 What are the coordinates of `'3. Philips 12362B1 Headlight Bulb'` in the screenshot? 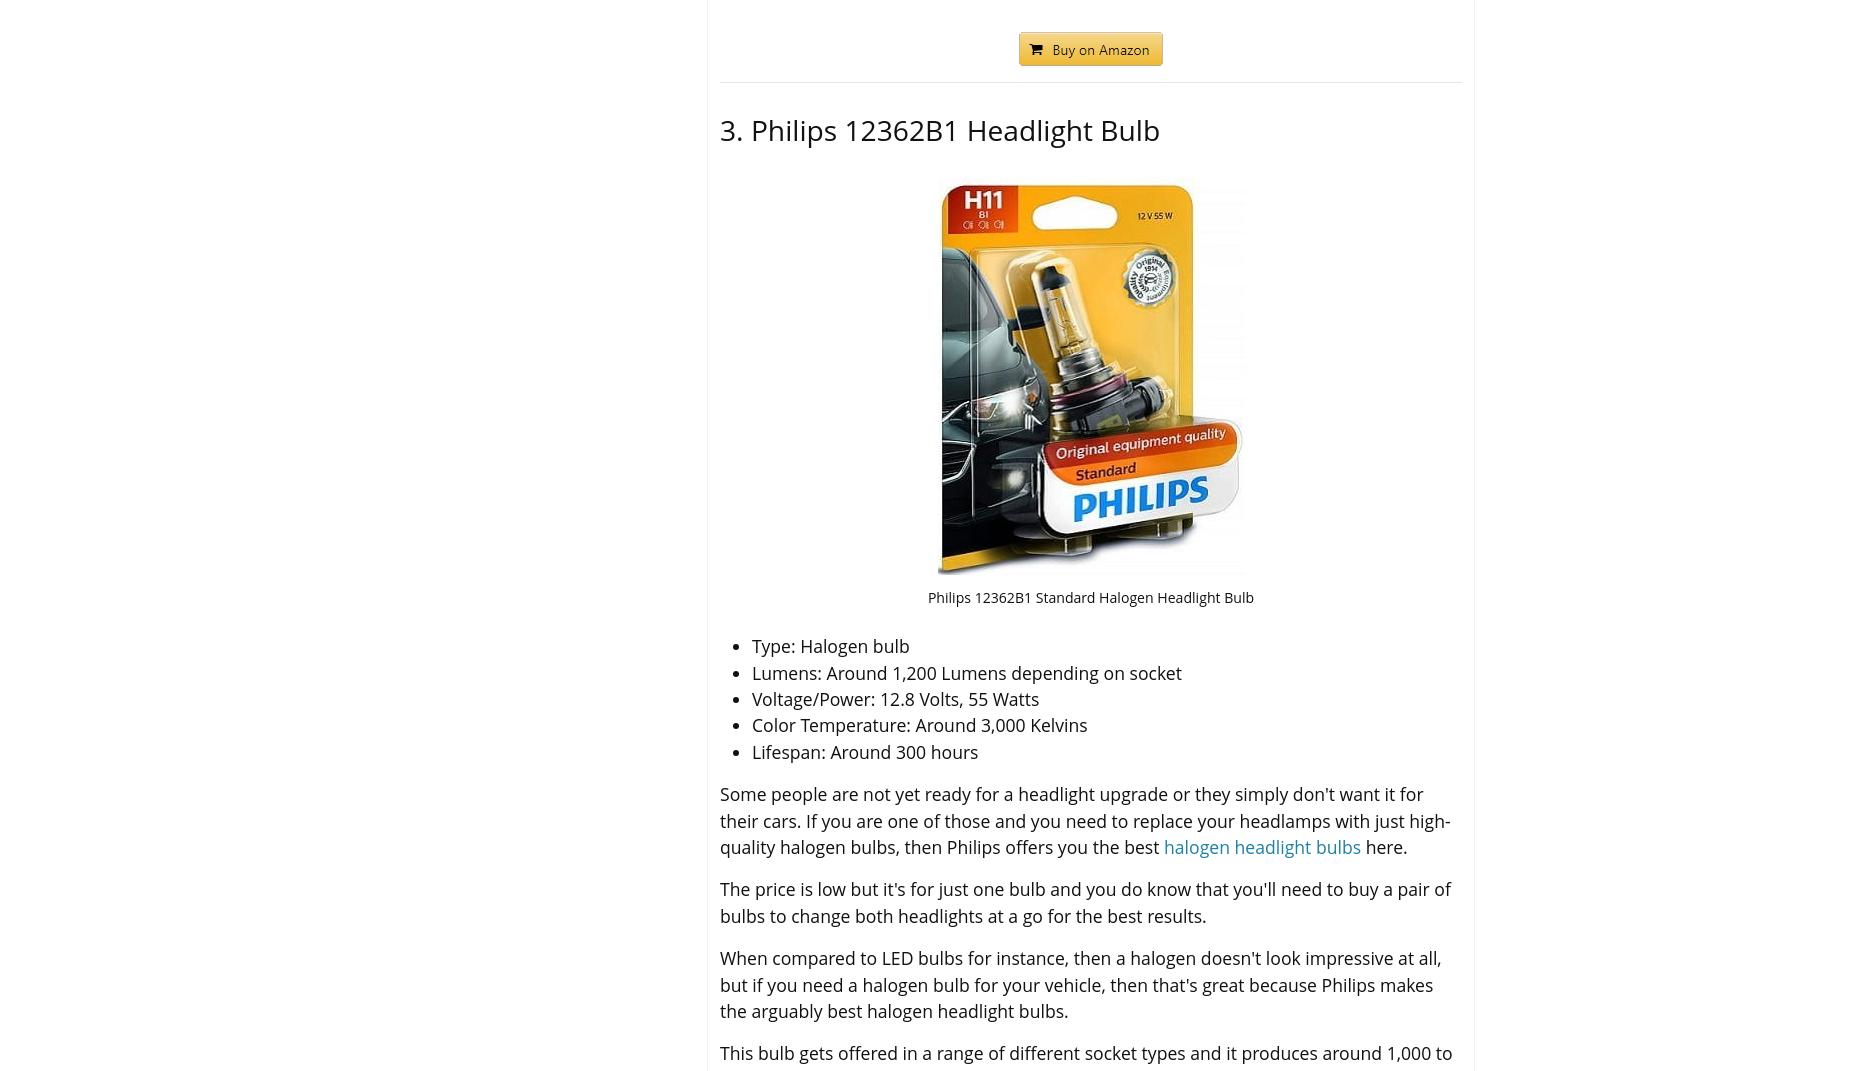 It's located at (938, 128).